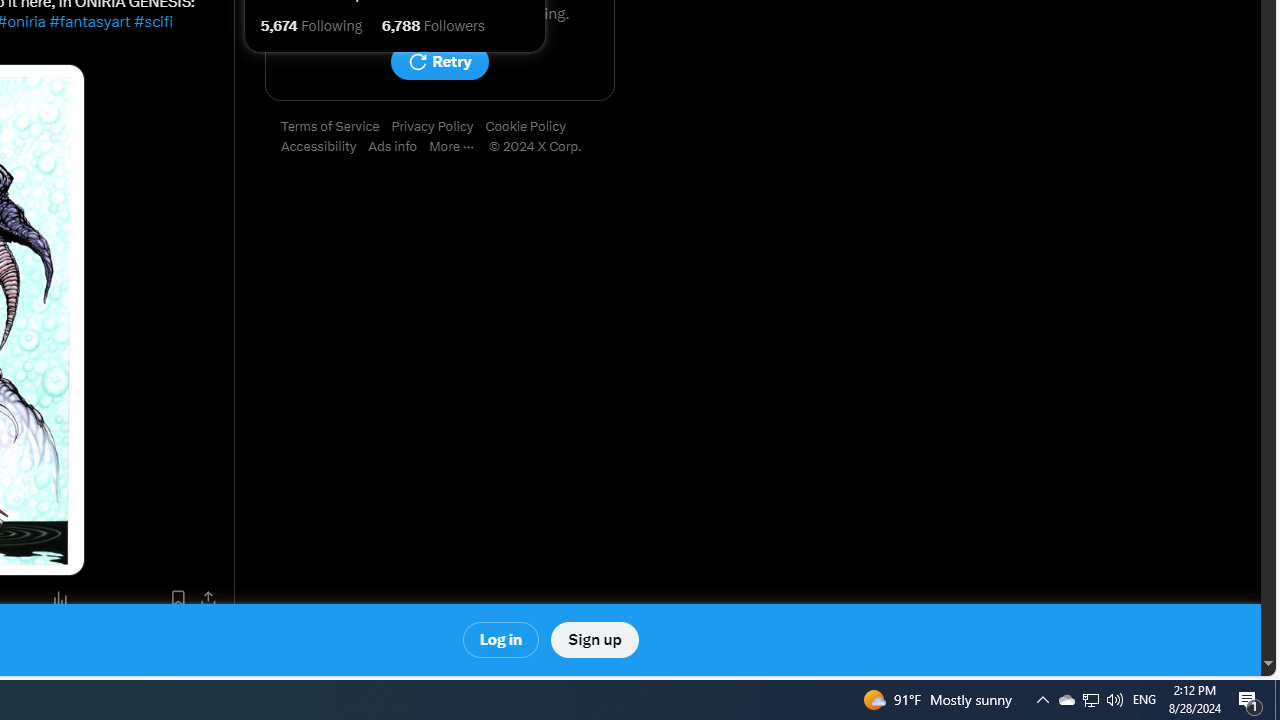  Describe the element at coordinates (88, 22) in the screenshot. I see `'#fantasyart'` at that location.